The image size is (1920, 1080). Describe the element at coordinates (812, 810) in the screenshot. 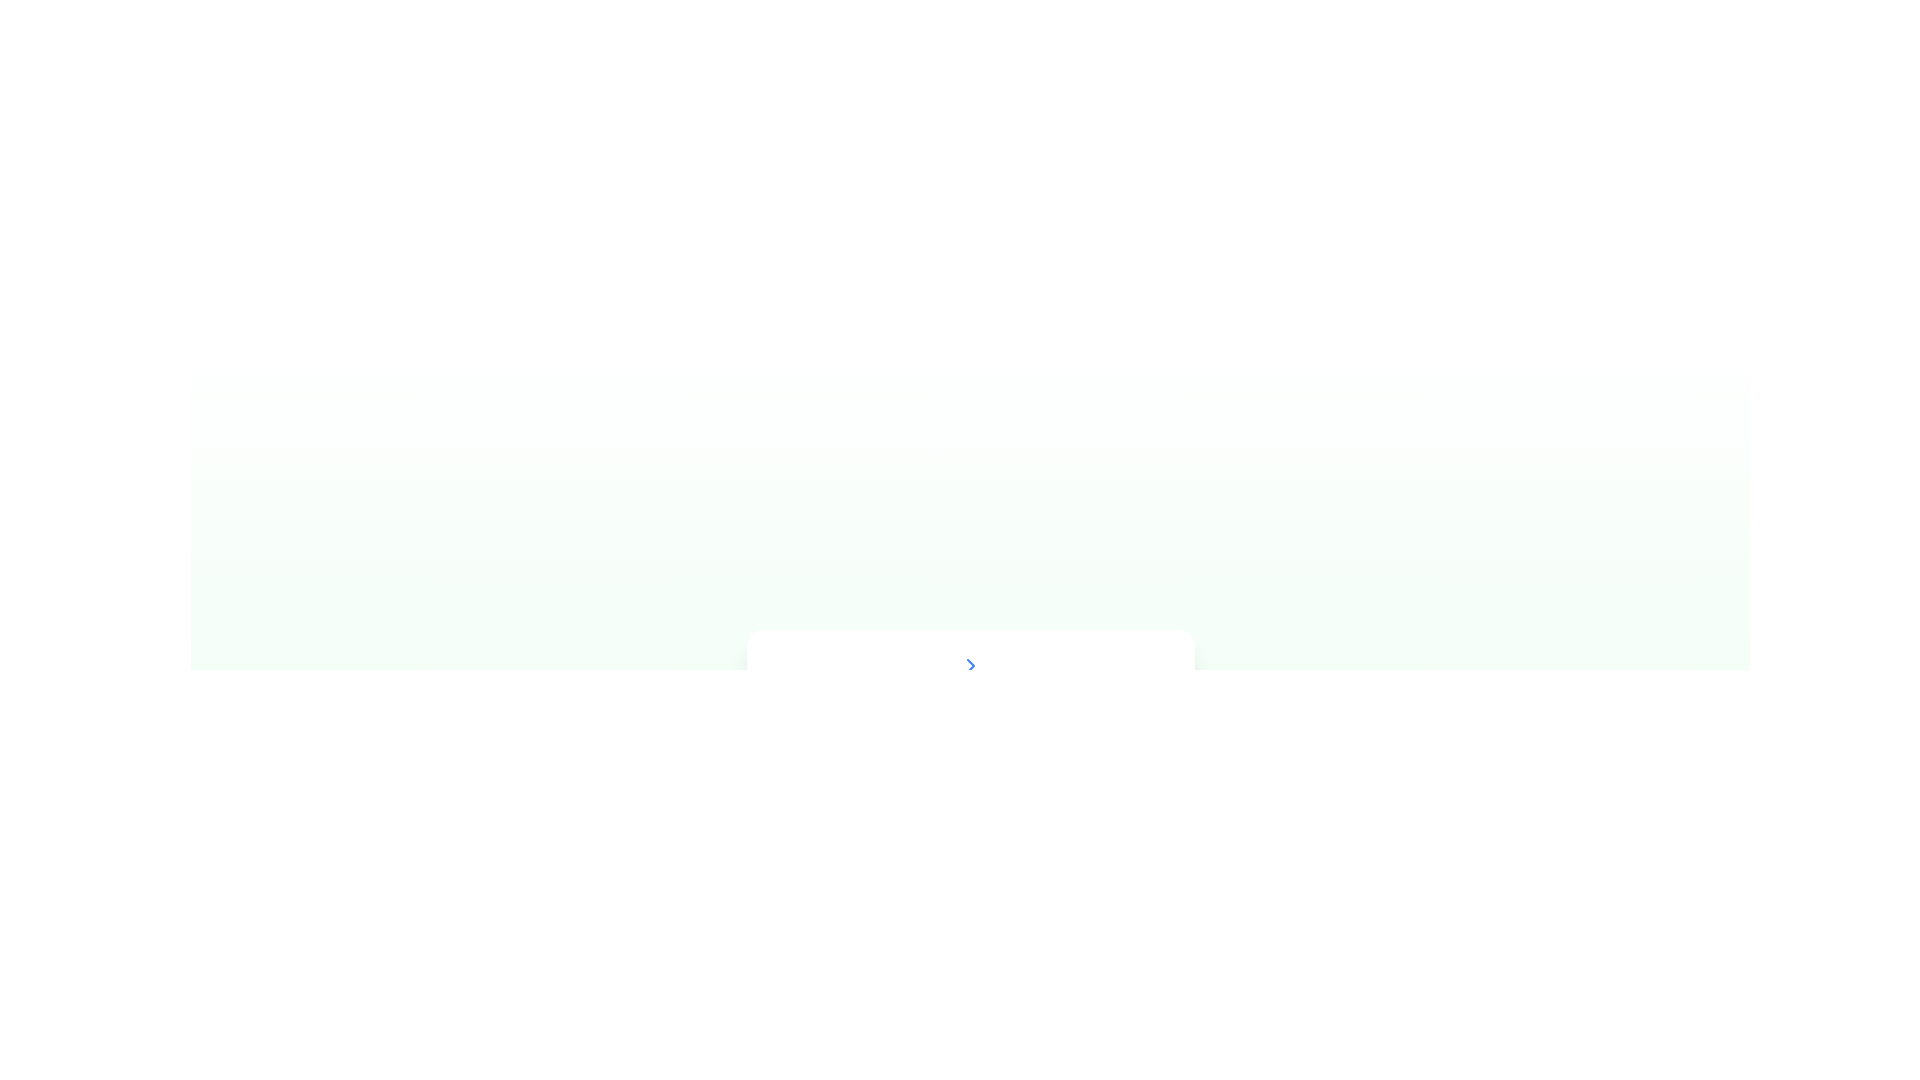

I see `the slider value` at that location.